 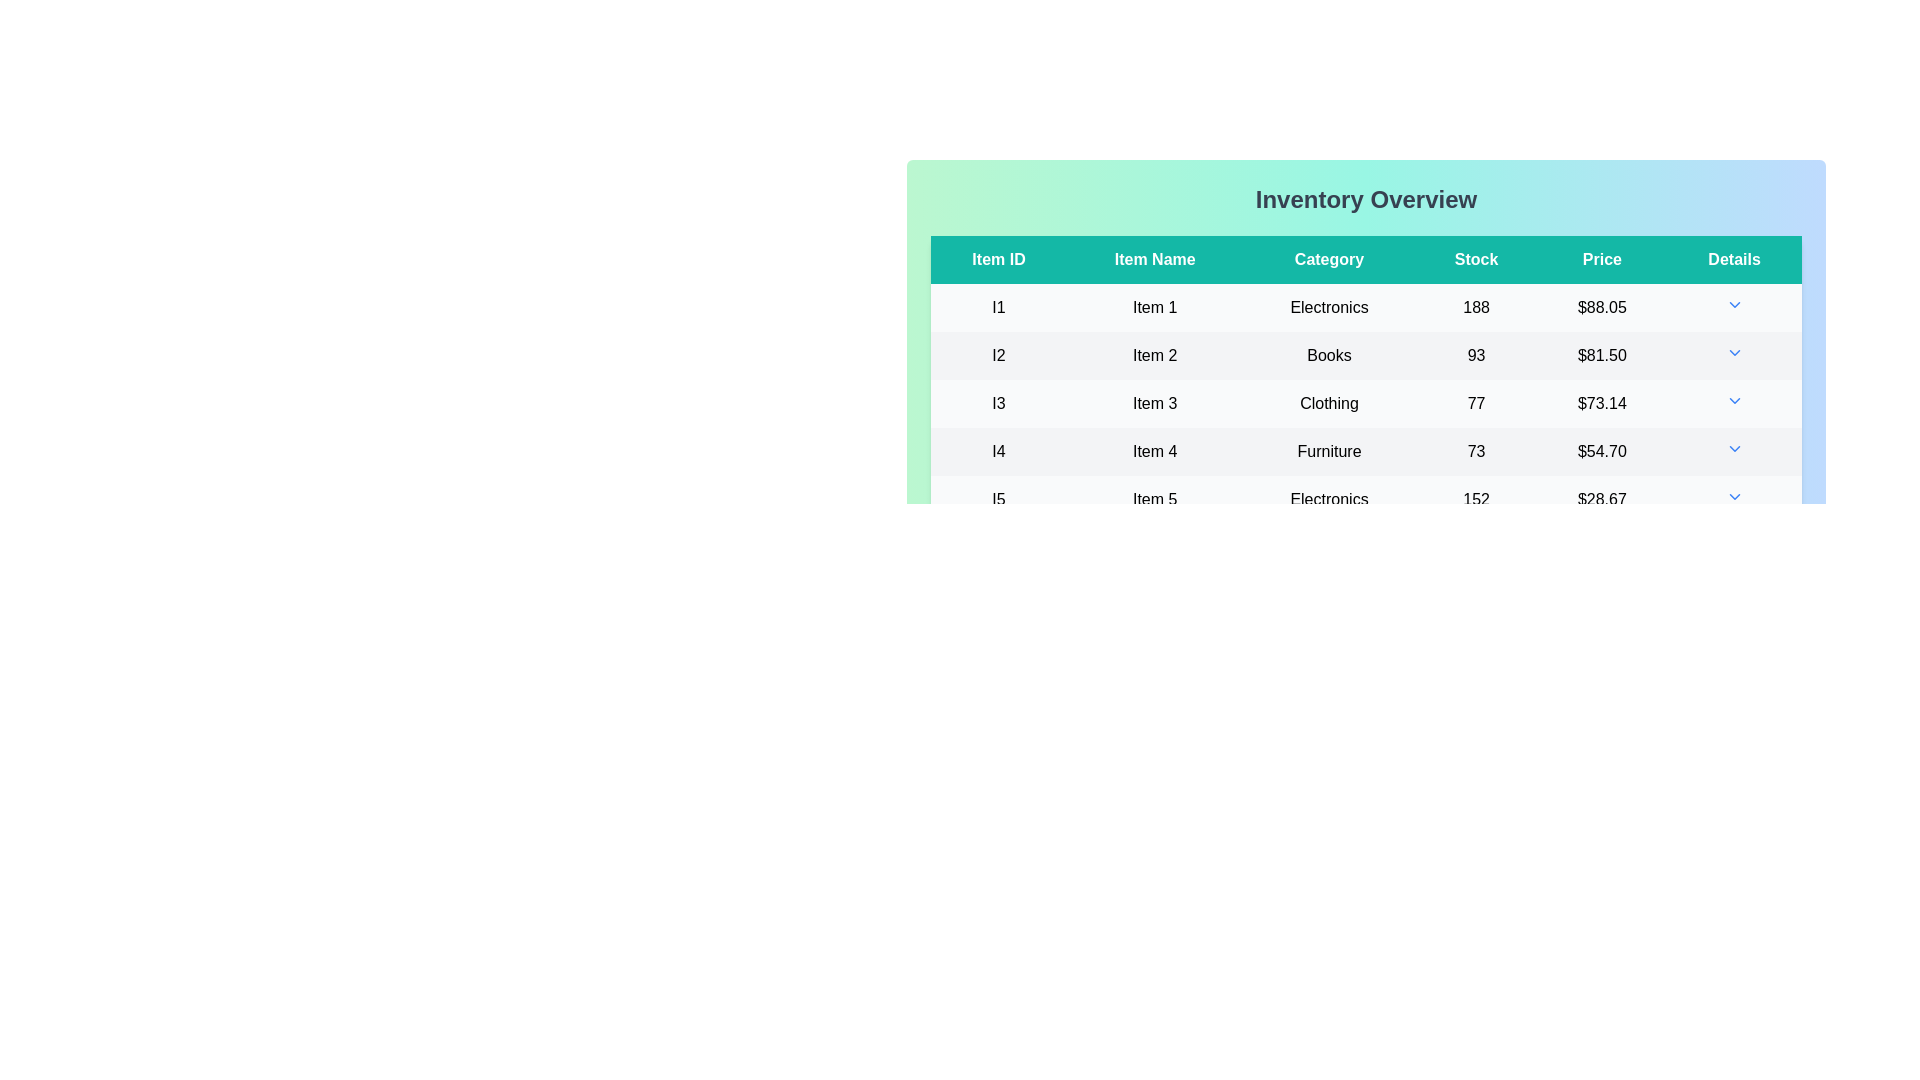 What do you see at coordinates (1365, 200) in the screenshot?
I see `the main heading text labeled 'Inventory Overview'` at bounding box center [1365, 200].